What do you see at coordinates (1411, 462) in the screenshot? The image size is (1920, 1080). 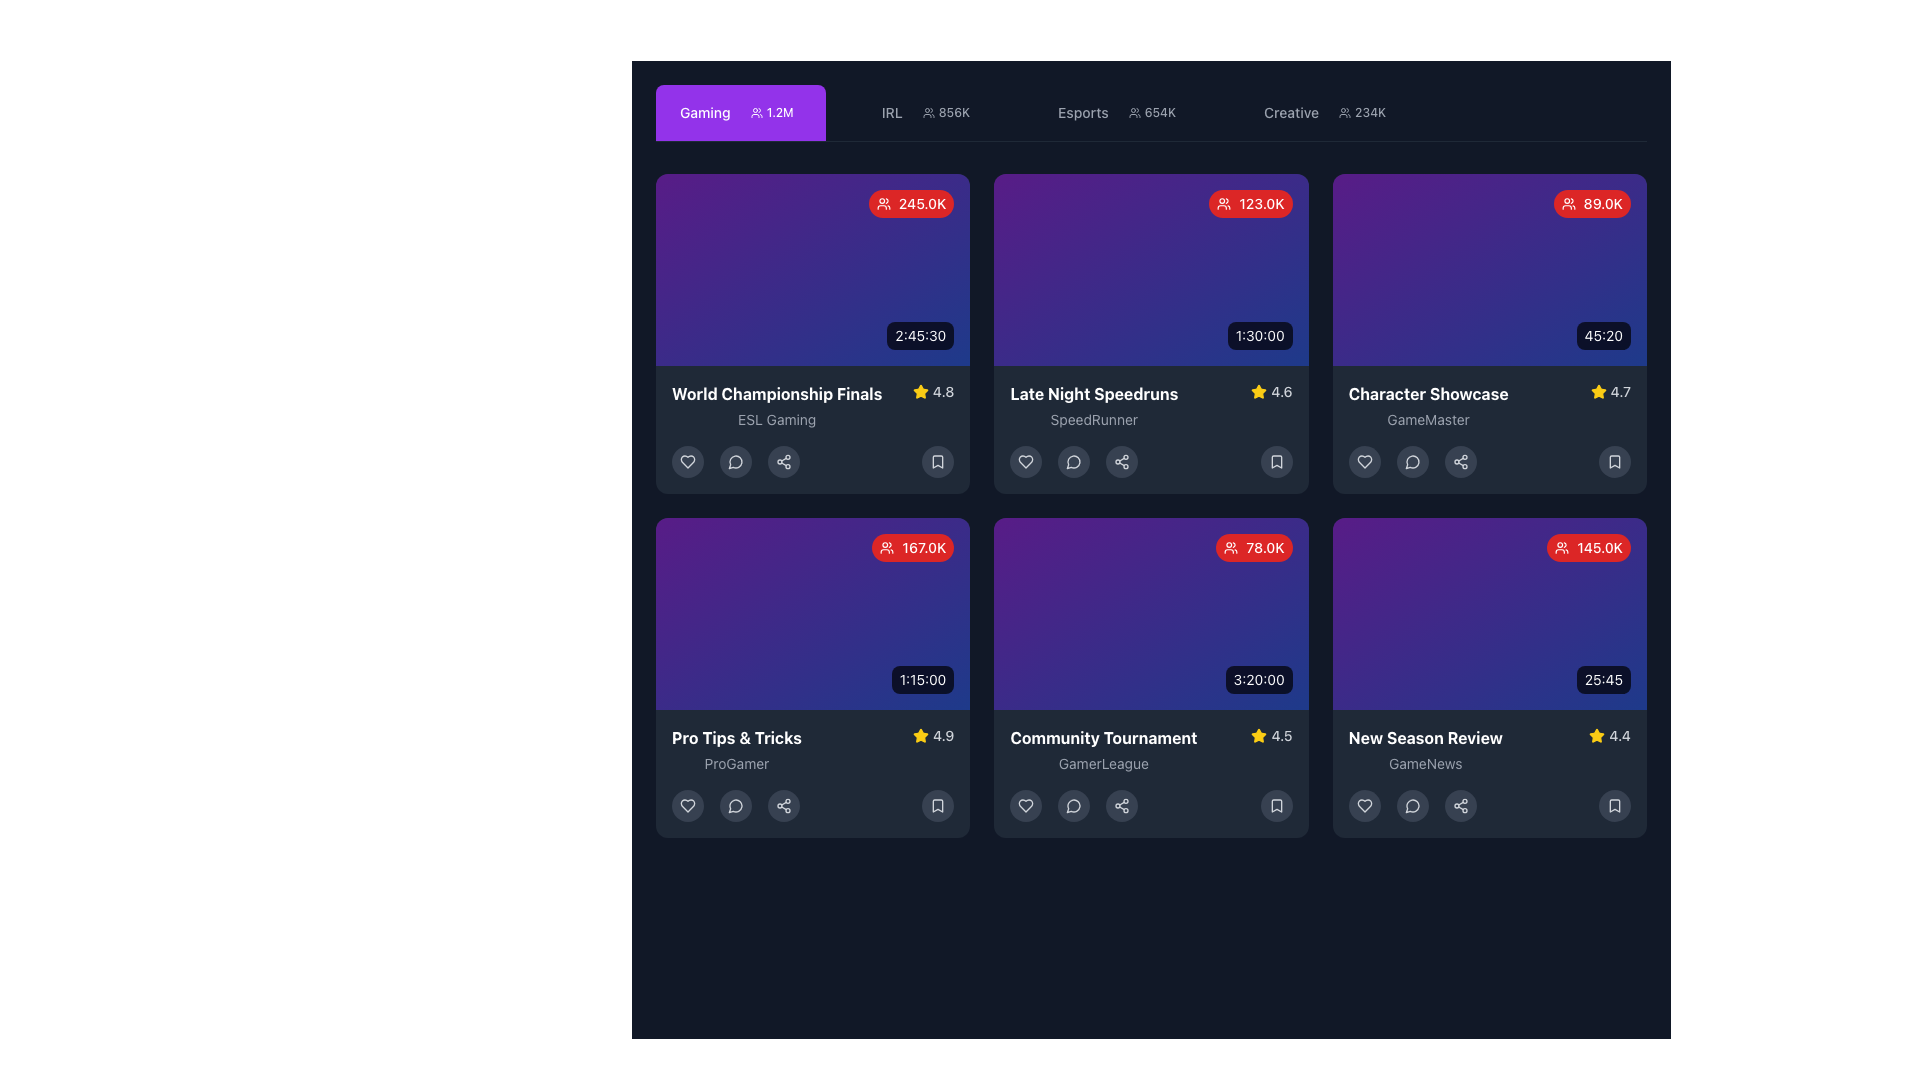 I see `the commenting button located in the footer of the 'Character Showcase' card, positioned between the heart icon and the share icon, to observe the hover effect` at bounding box center [1411, 462].